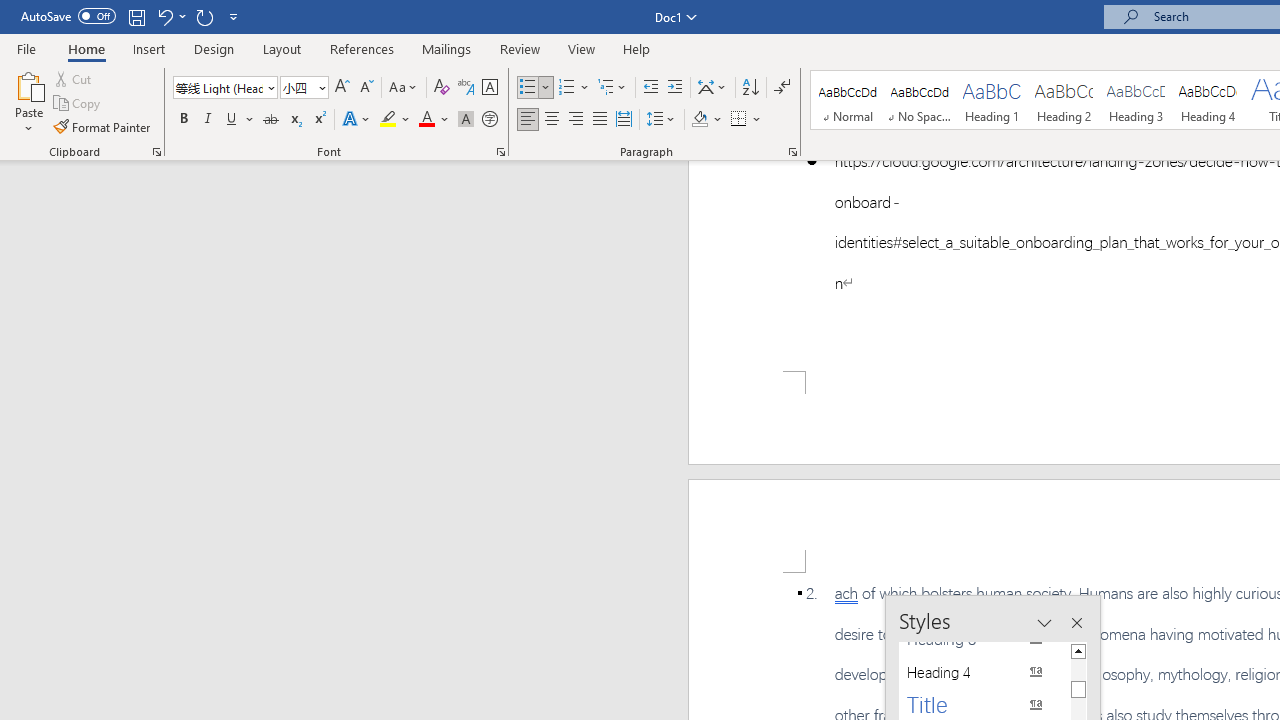 Image resolution: width=1280 pixels, height=720 pixels. What do you see at coordinates (749, 86) in the screenshot?
I see `'Sort...'` at bounding box center [749, 86].